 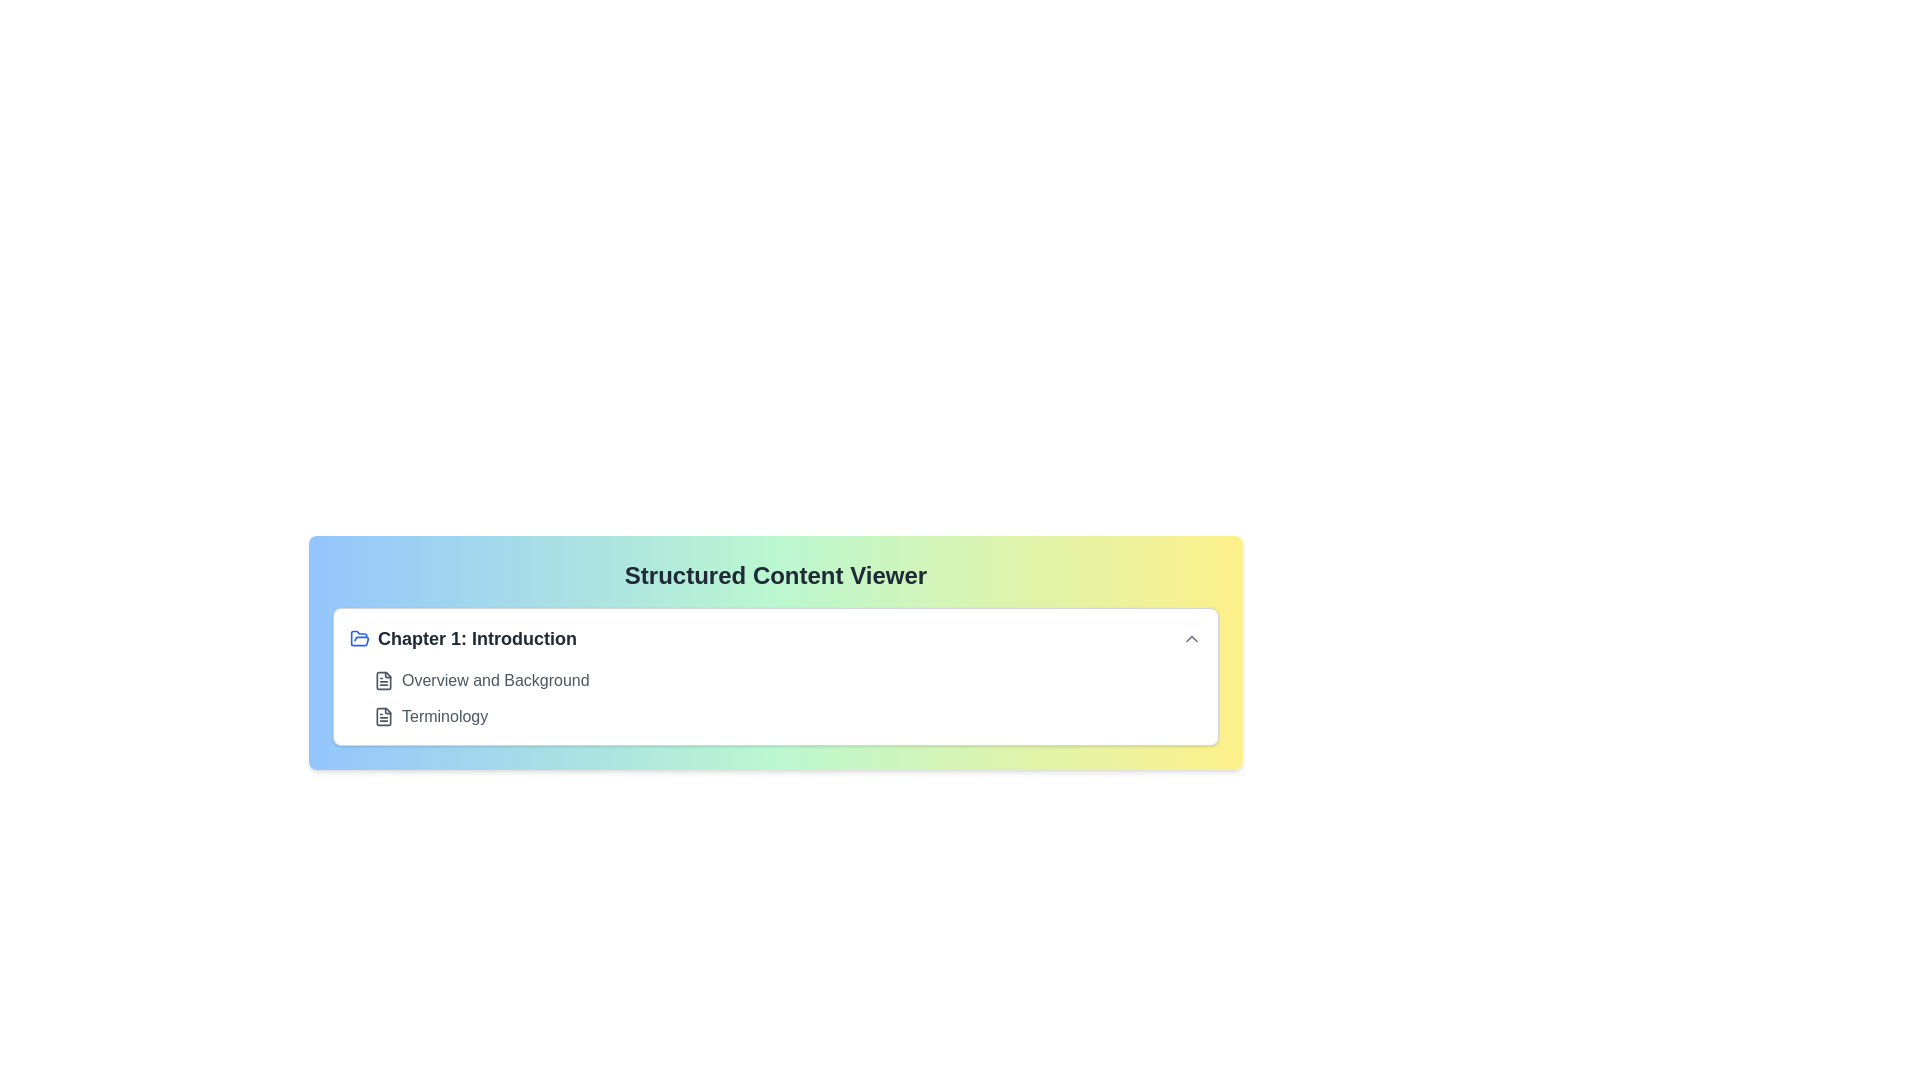 I want to click on the heading titled 'Structured Content Viewer' by moving the cursor to its center, so click(x=775, y=575).